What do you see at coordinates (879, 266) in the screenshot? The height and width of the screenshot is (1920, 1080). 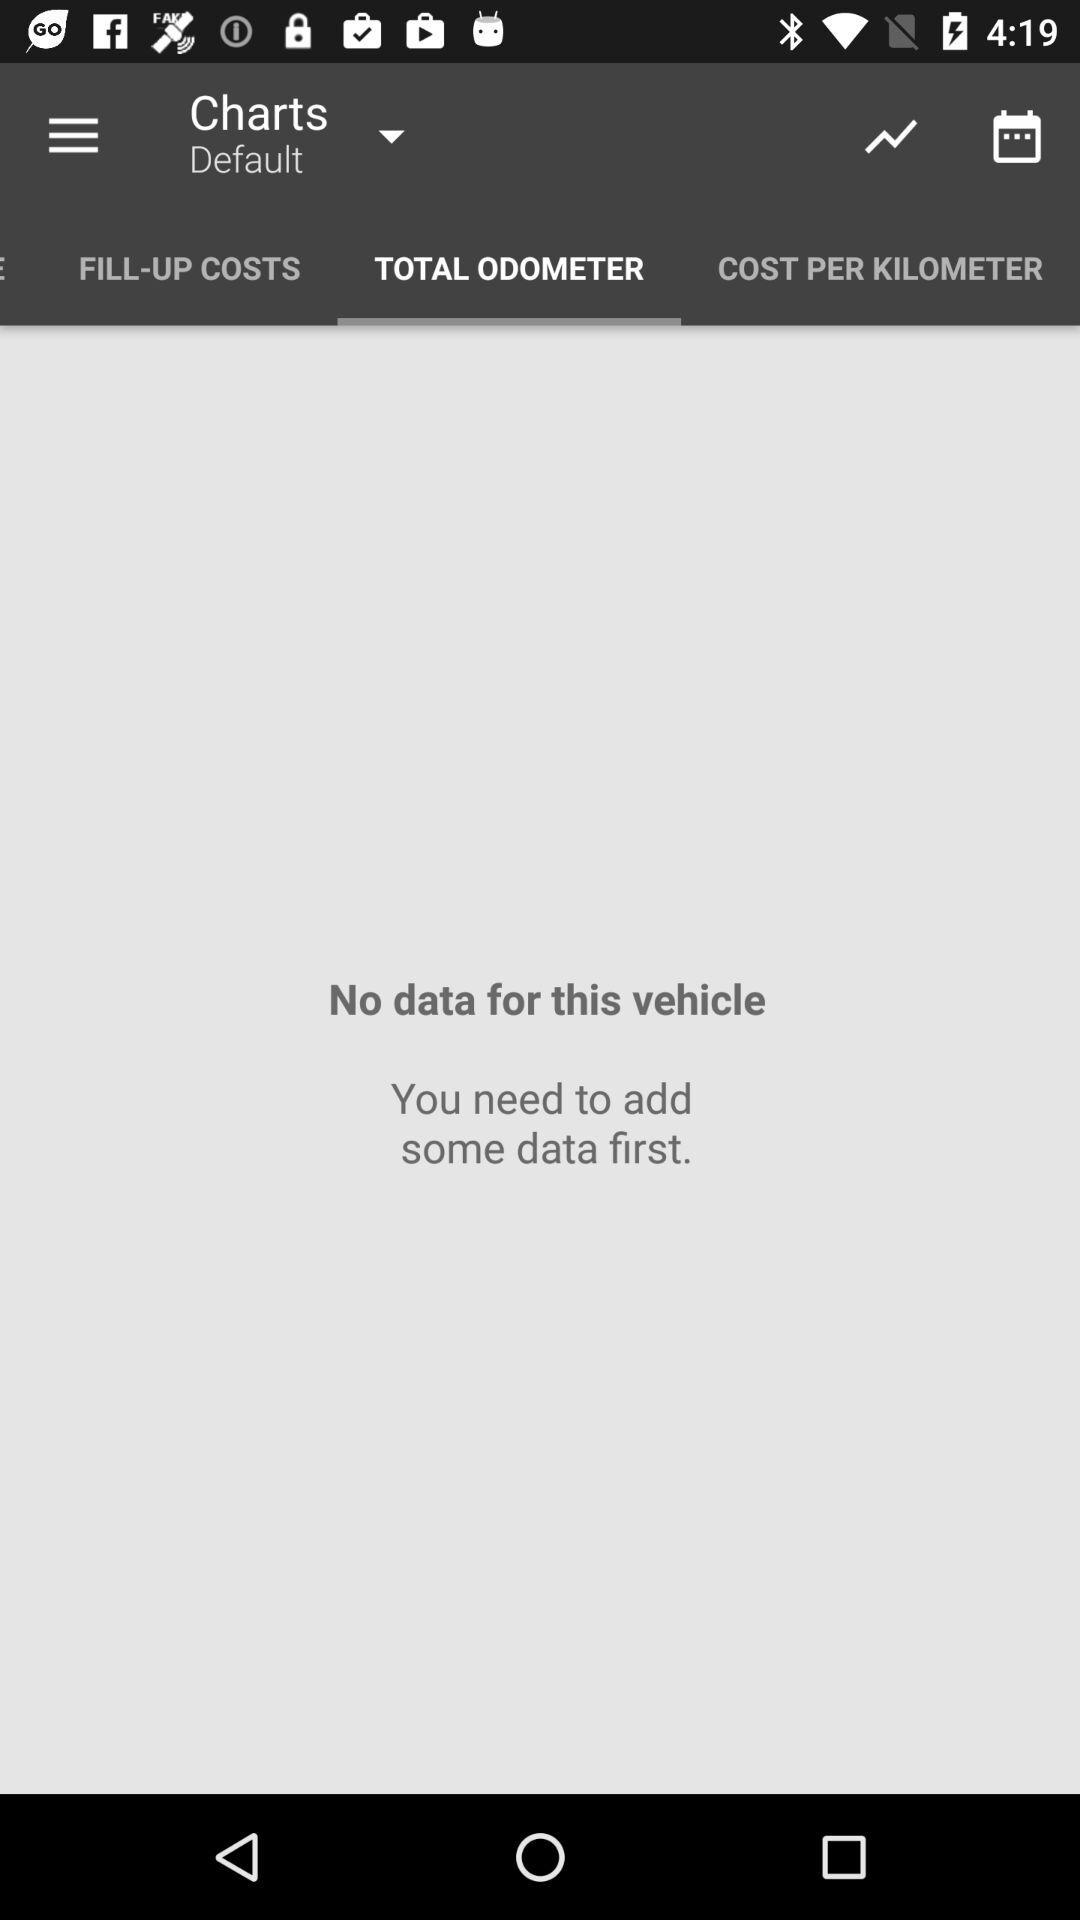 I see `the cost per kilometer` at bounding box center [879, 266].